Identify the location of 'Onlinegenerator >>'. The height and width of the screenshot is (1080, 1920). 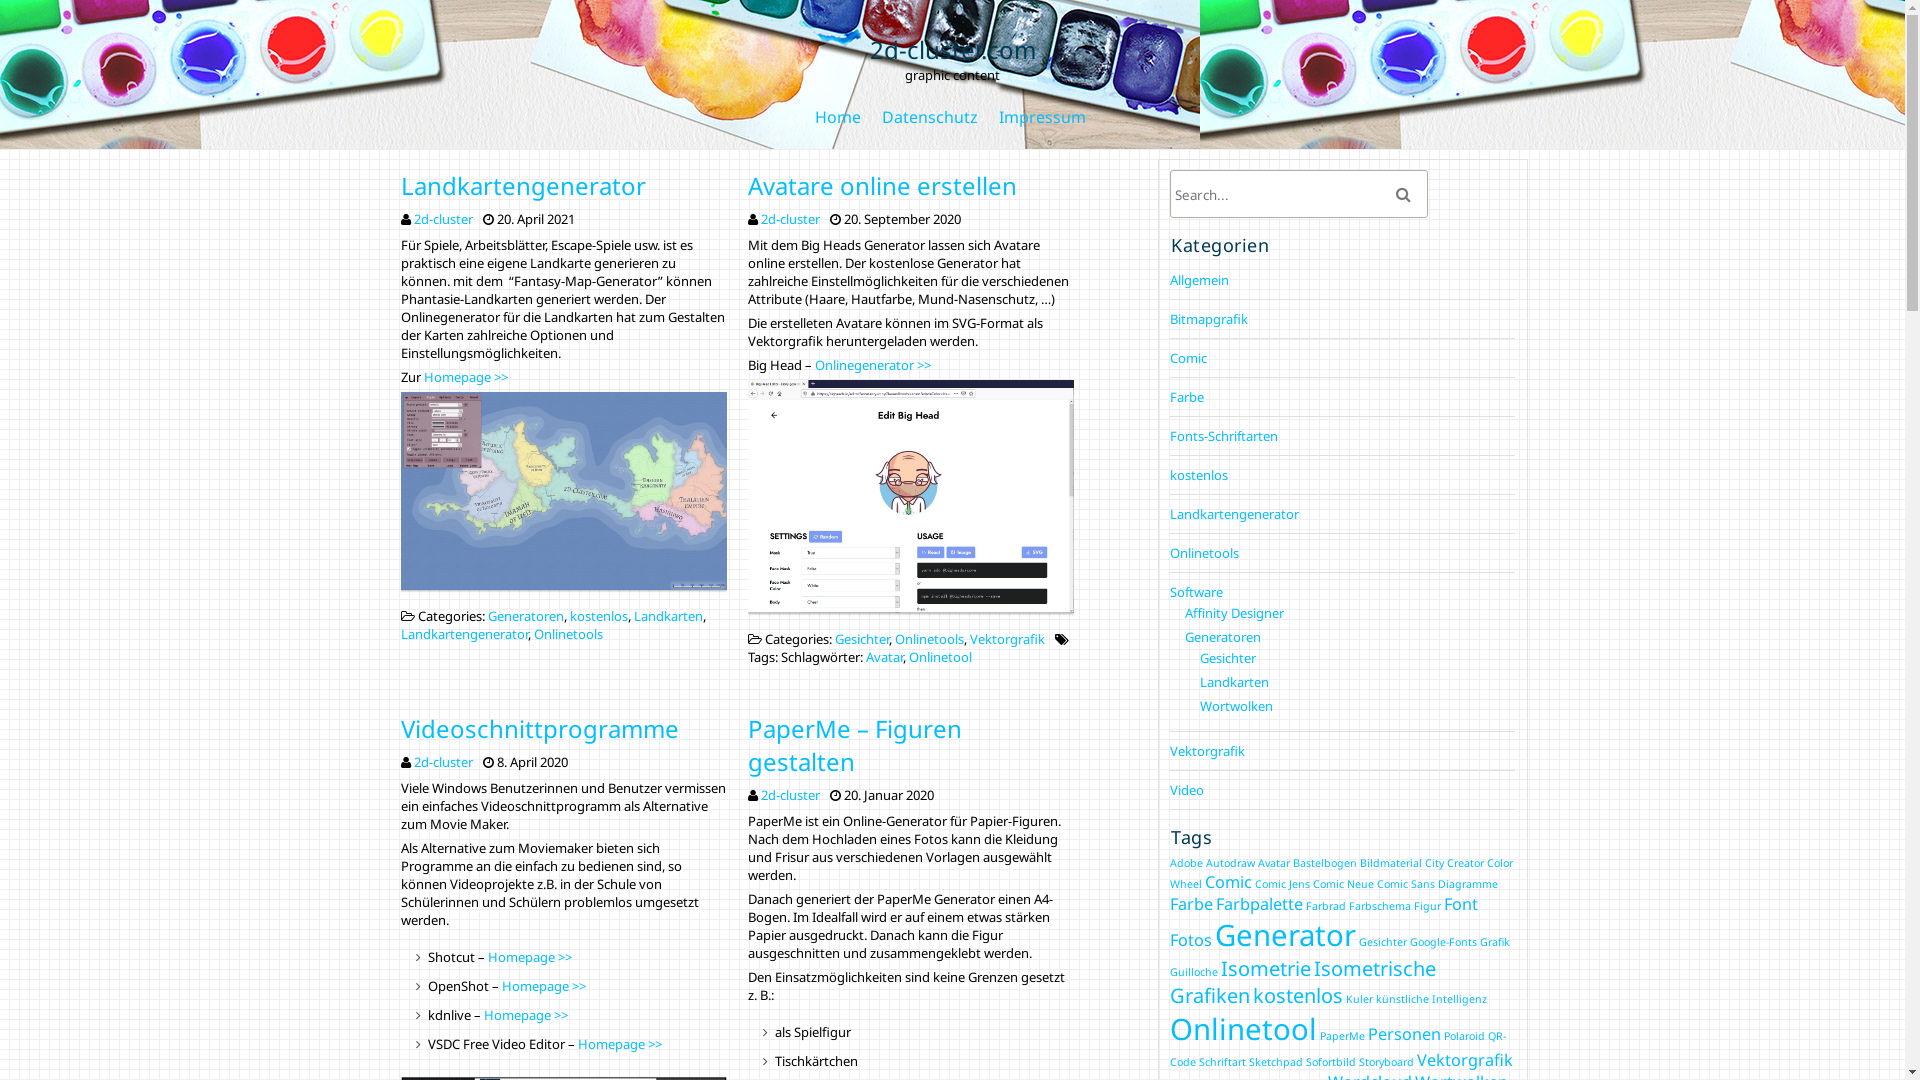
(815, 365).